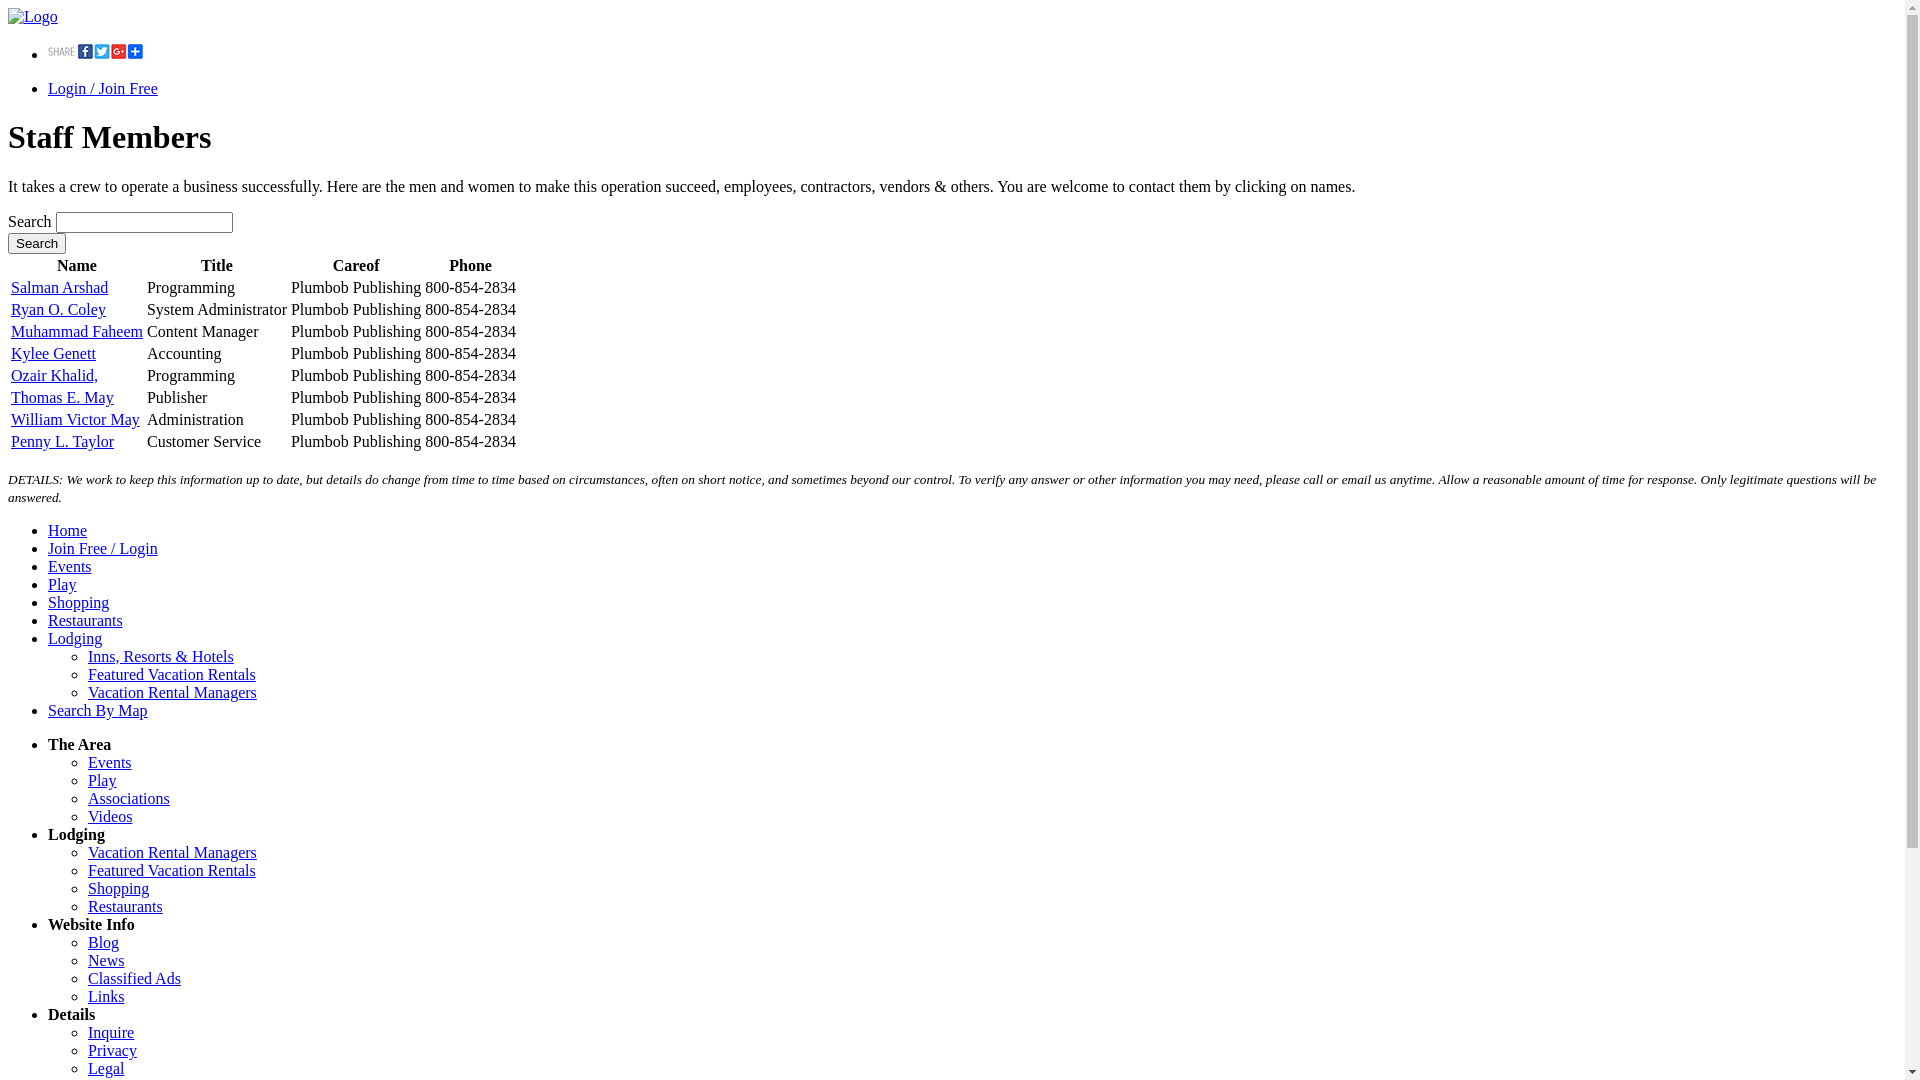 This screenshot has width=1920, height=1080. Describe the element at coordinates (54, 375) in the screenshot. I see `'Ozair Khalid,'` at that location.